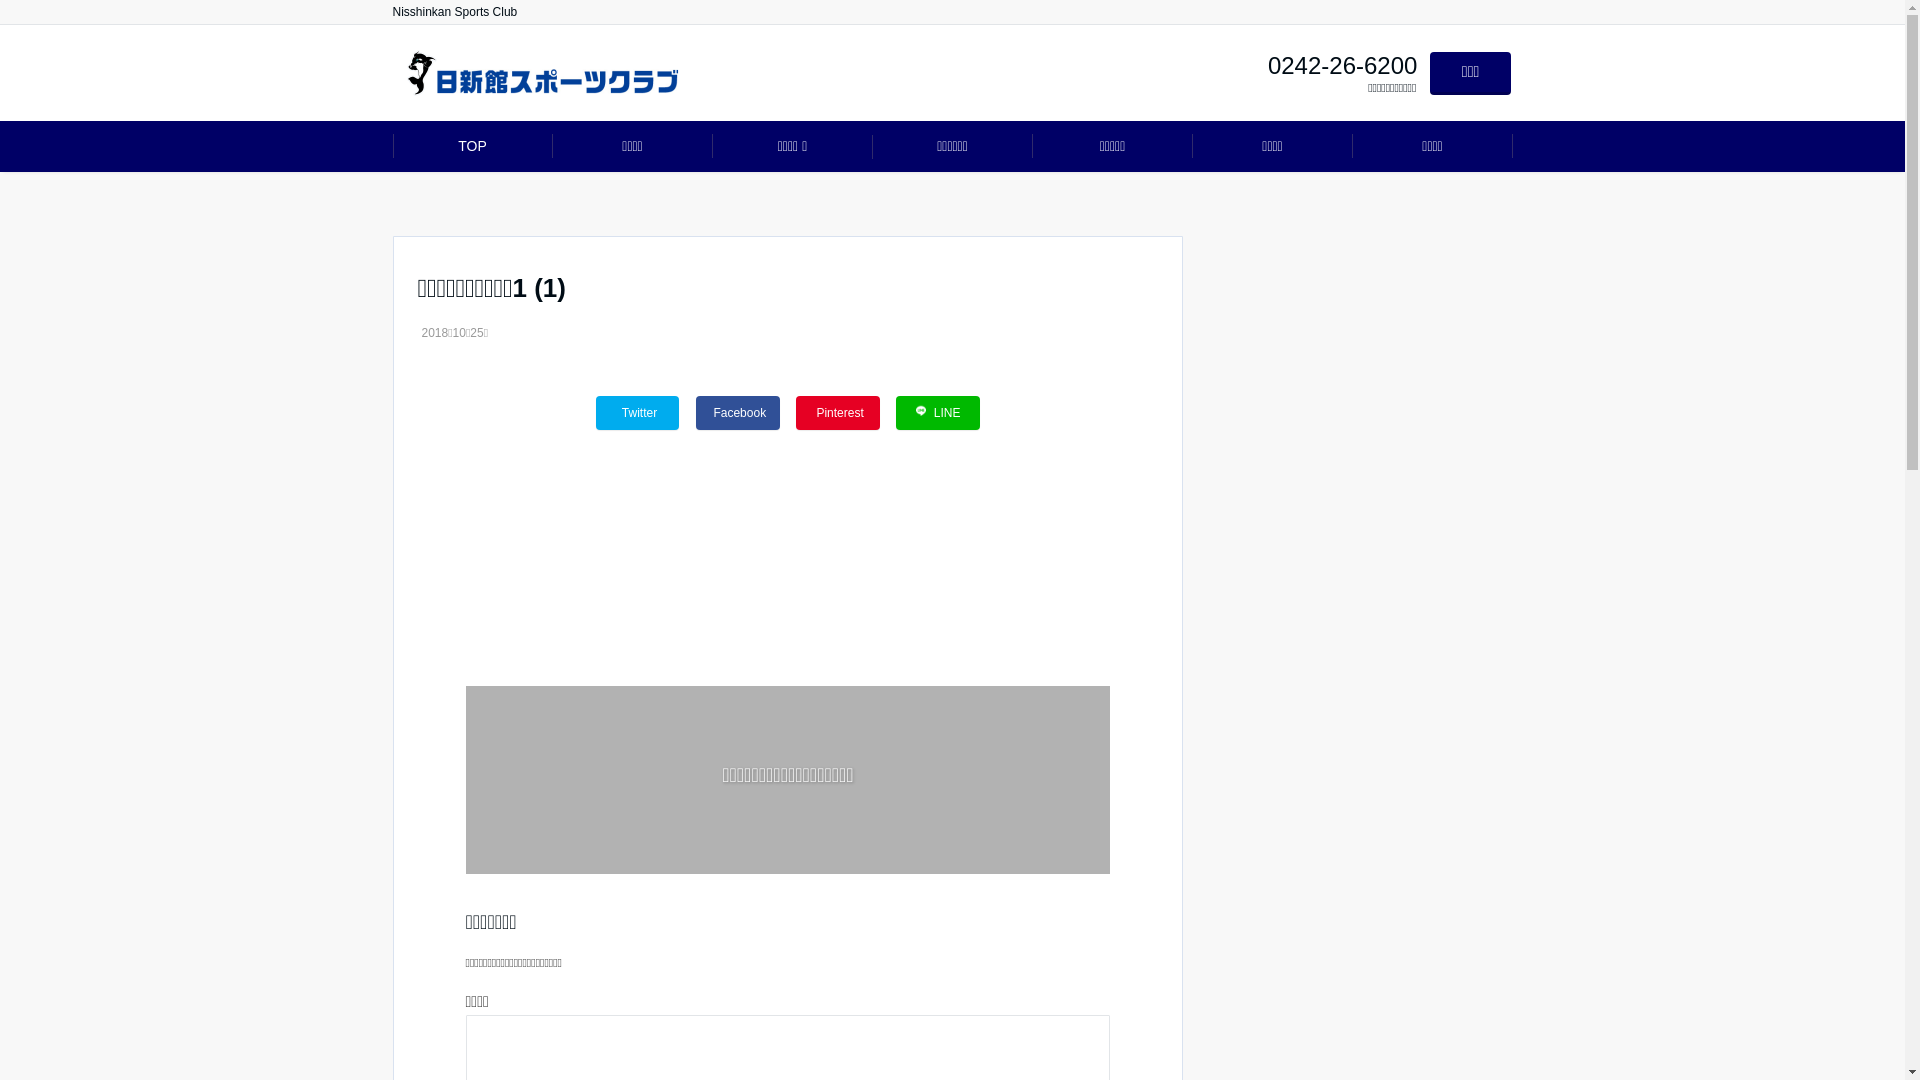 This screenshot has height=1080, width=1920. I want to click on 'LINE', so click(936, 411).